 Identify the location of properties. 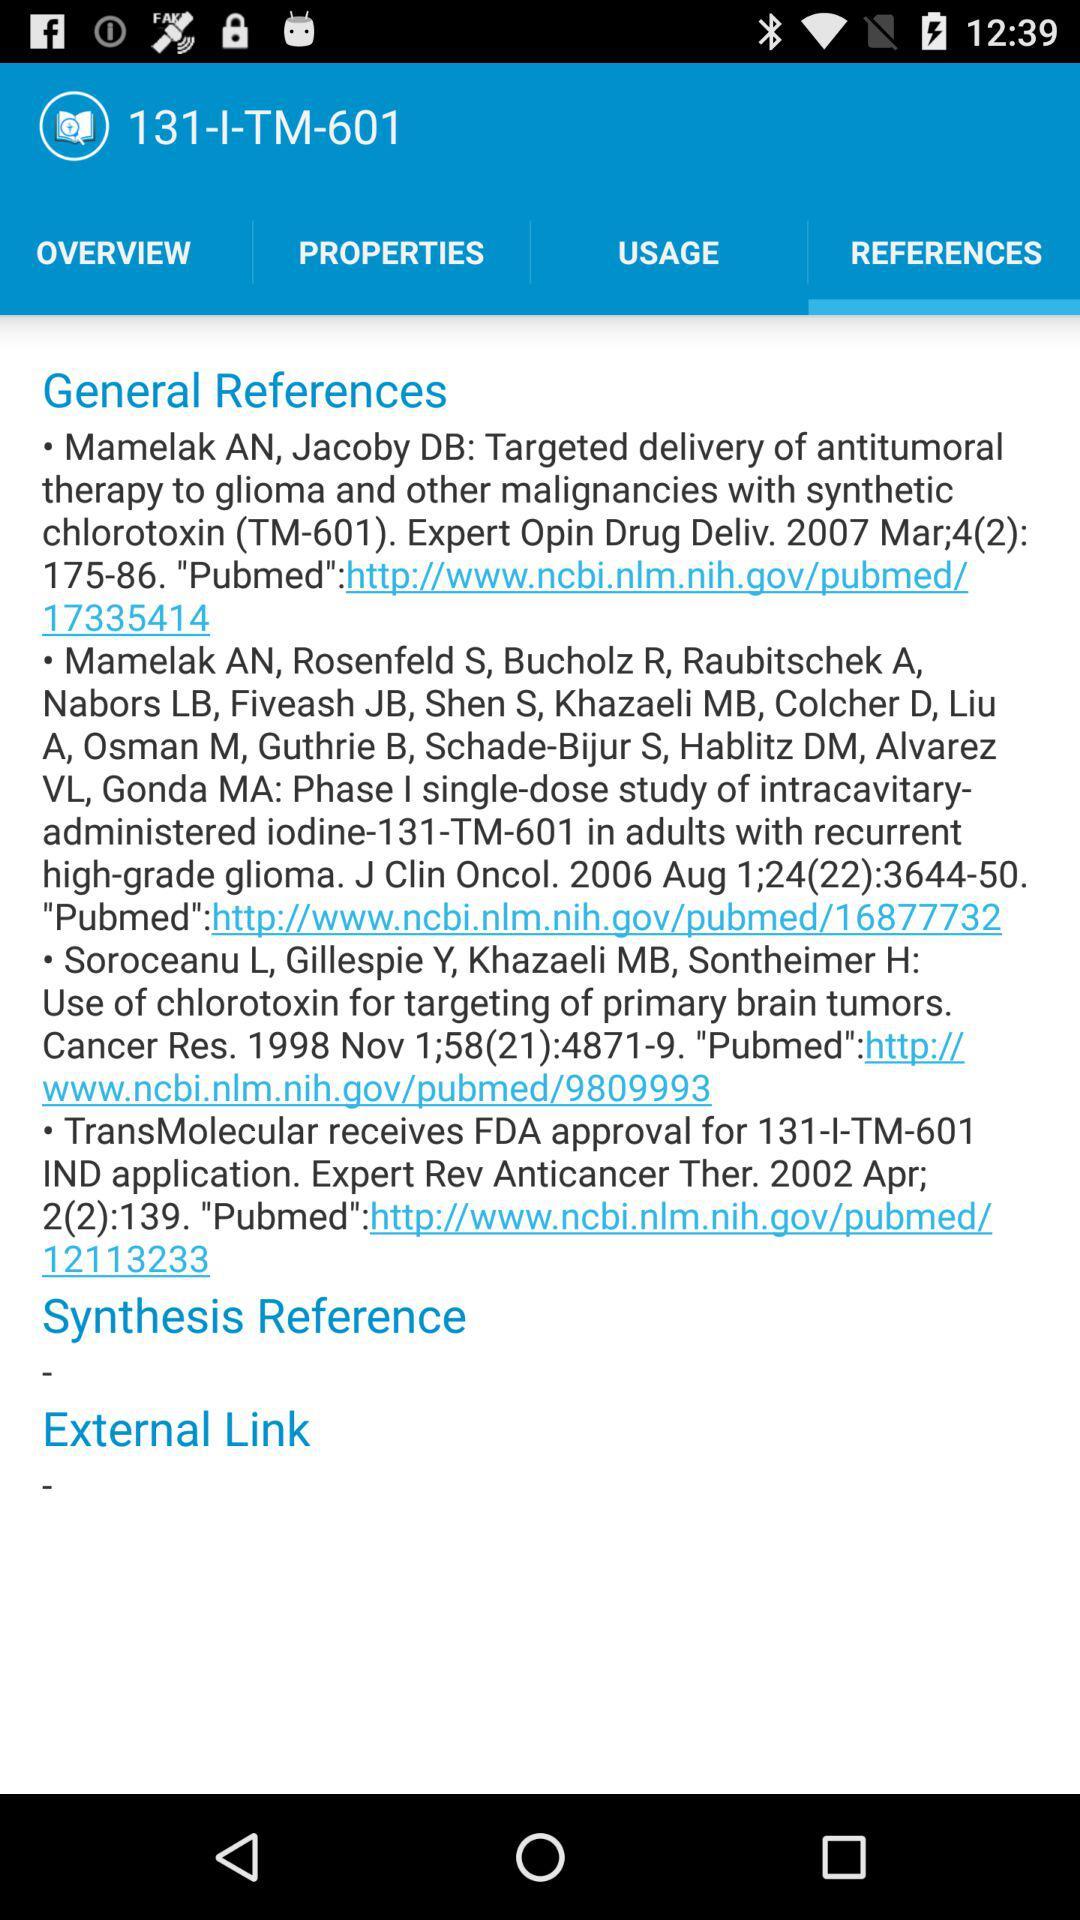
(392, 251).